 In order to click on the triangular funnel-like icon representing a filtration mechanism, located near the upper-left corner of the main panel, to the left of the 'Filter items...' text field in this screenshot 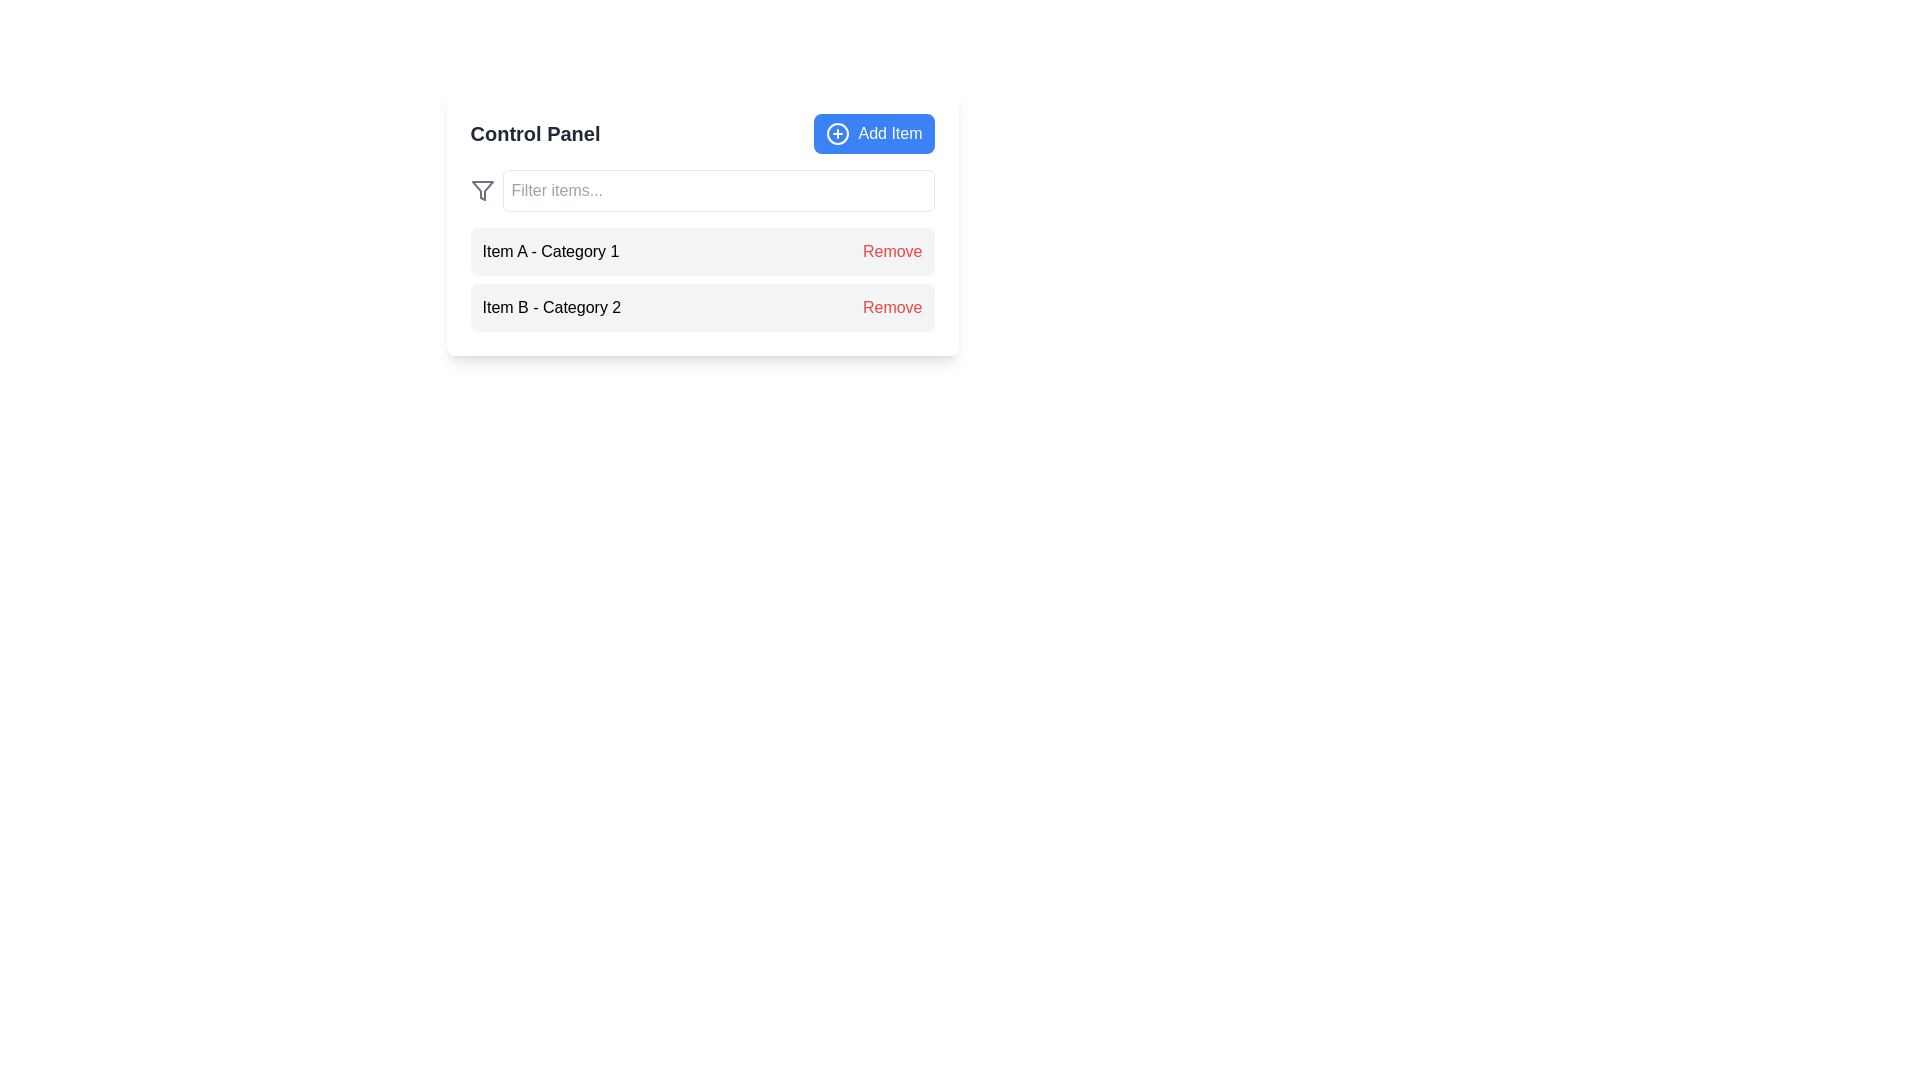, I will do `click(482, 191)`.